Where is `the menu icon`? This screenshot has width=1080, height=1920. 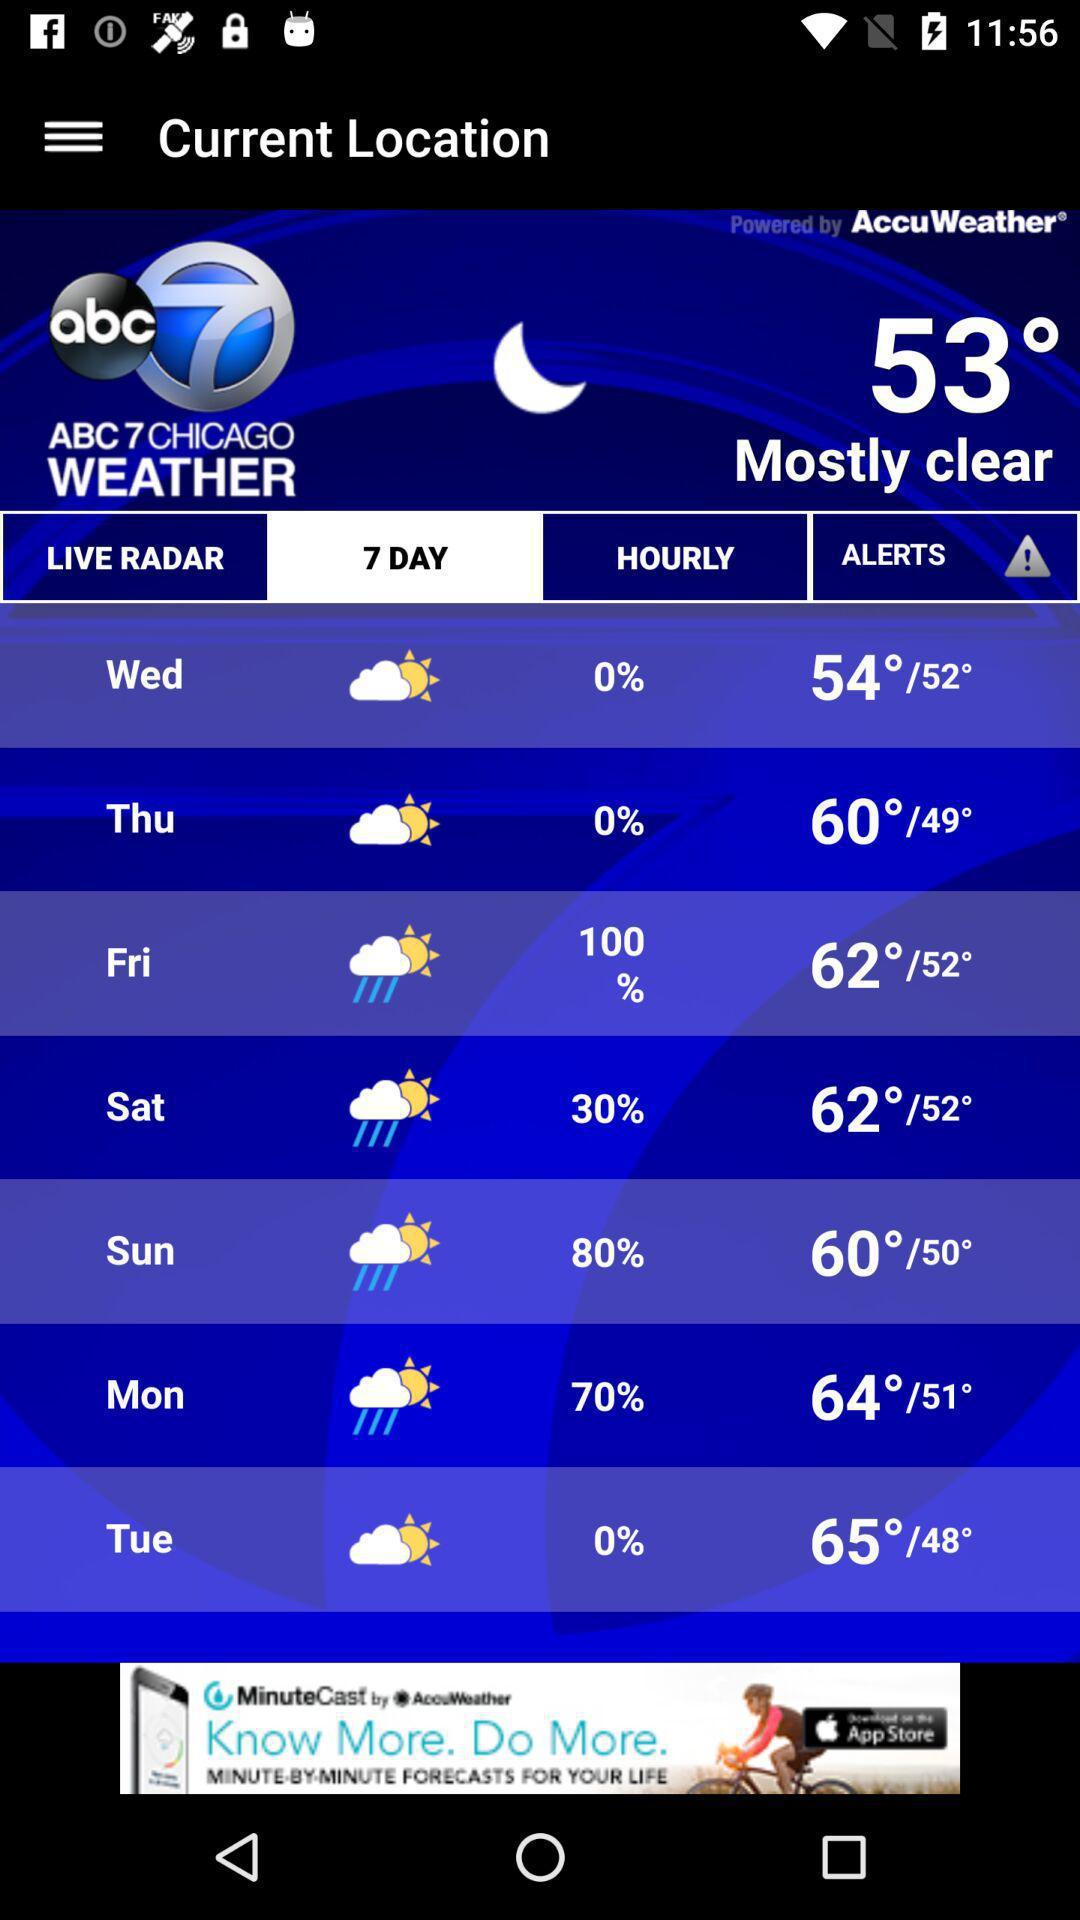 the menu icon is located at coordinates (72, 135).